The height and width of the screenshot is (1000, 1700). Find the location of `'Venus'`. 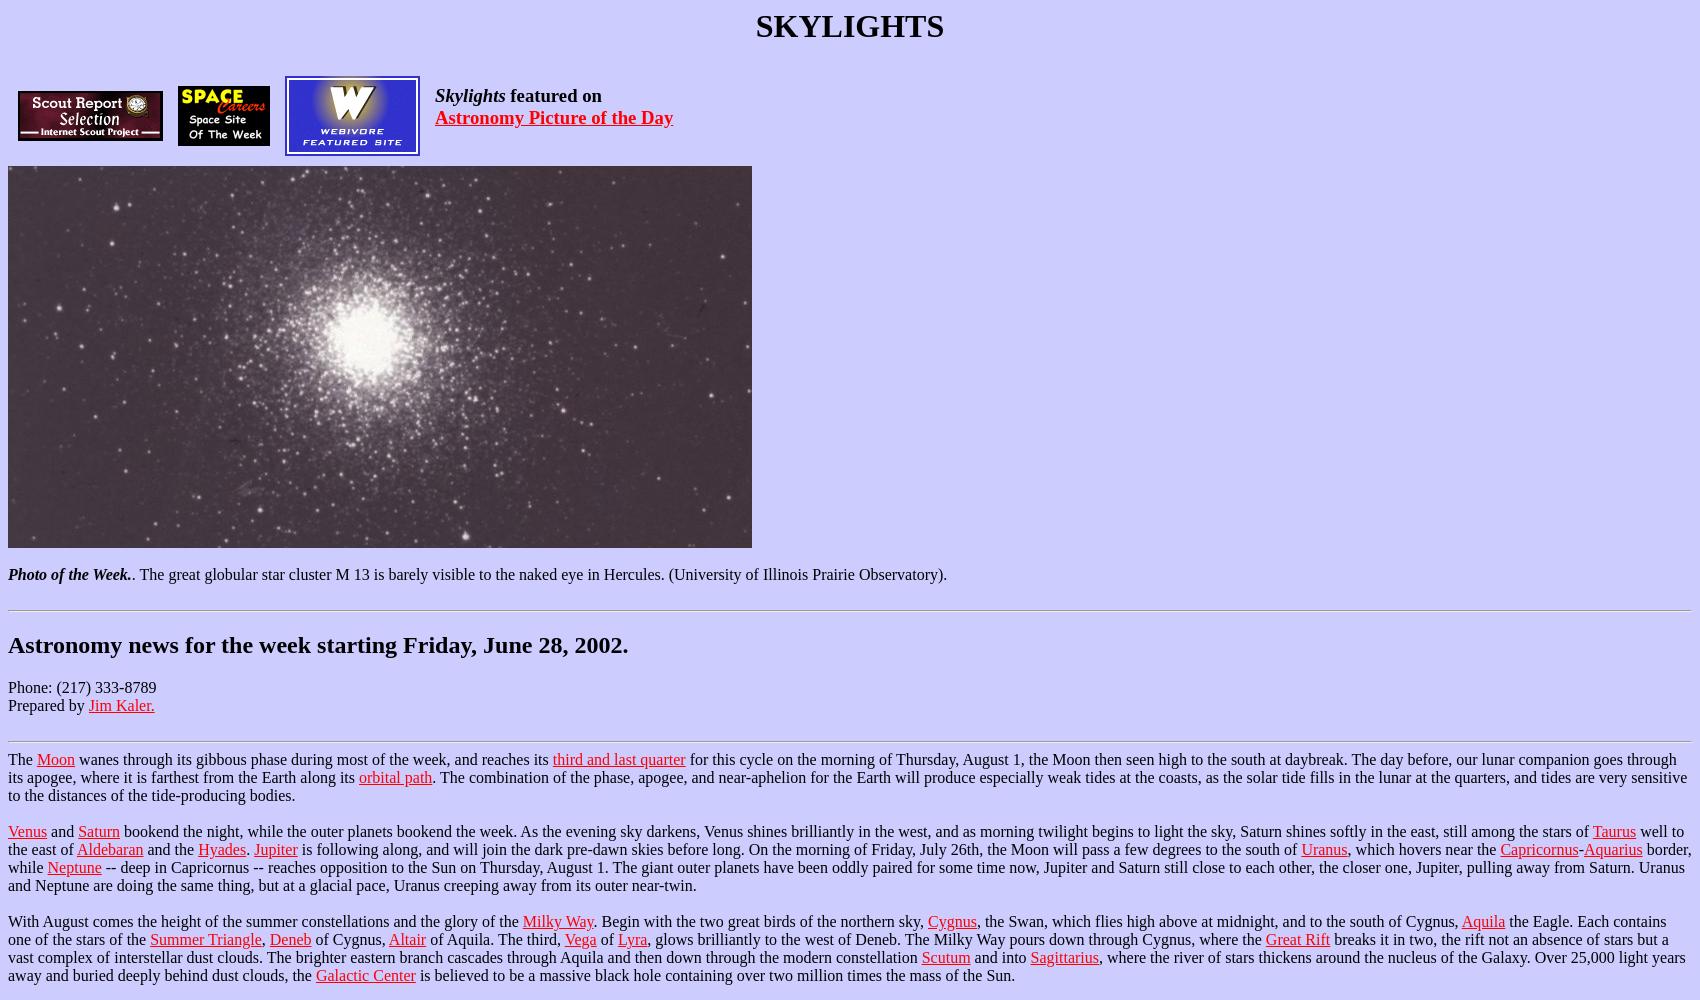

'Venus' is located at coordinates (7, 830).